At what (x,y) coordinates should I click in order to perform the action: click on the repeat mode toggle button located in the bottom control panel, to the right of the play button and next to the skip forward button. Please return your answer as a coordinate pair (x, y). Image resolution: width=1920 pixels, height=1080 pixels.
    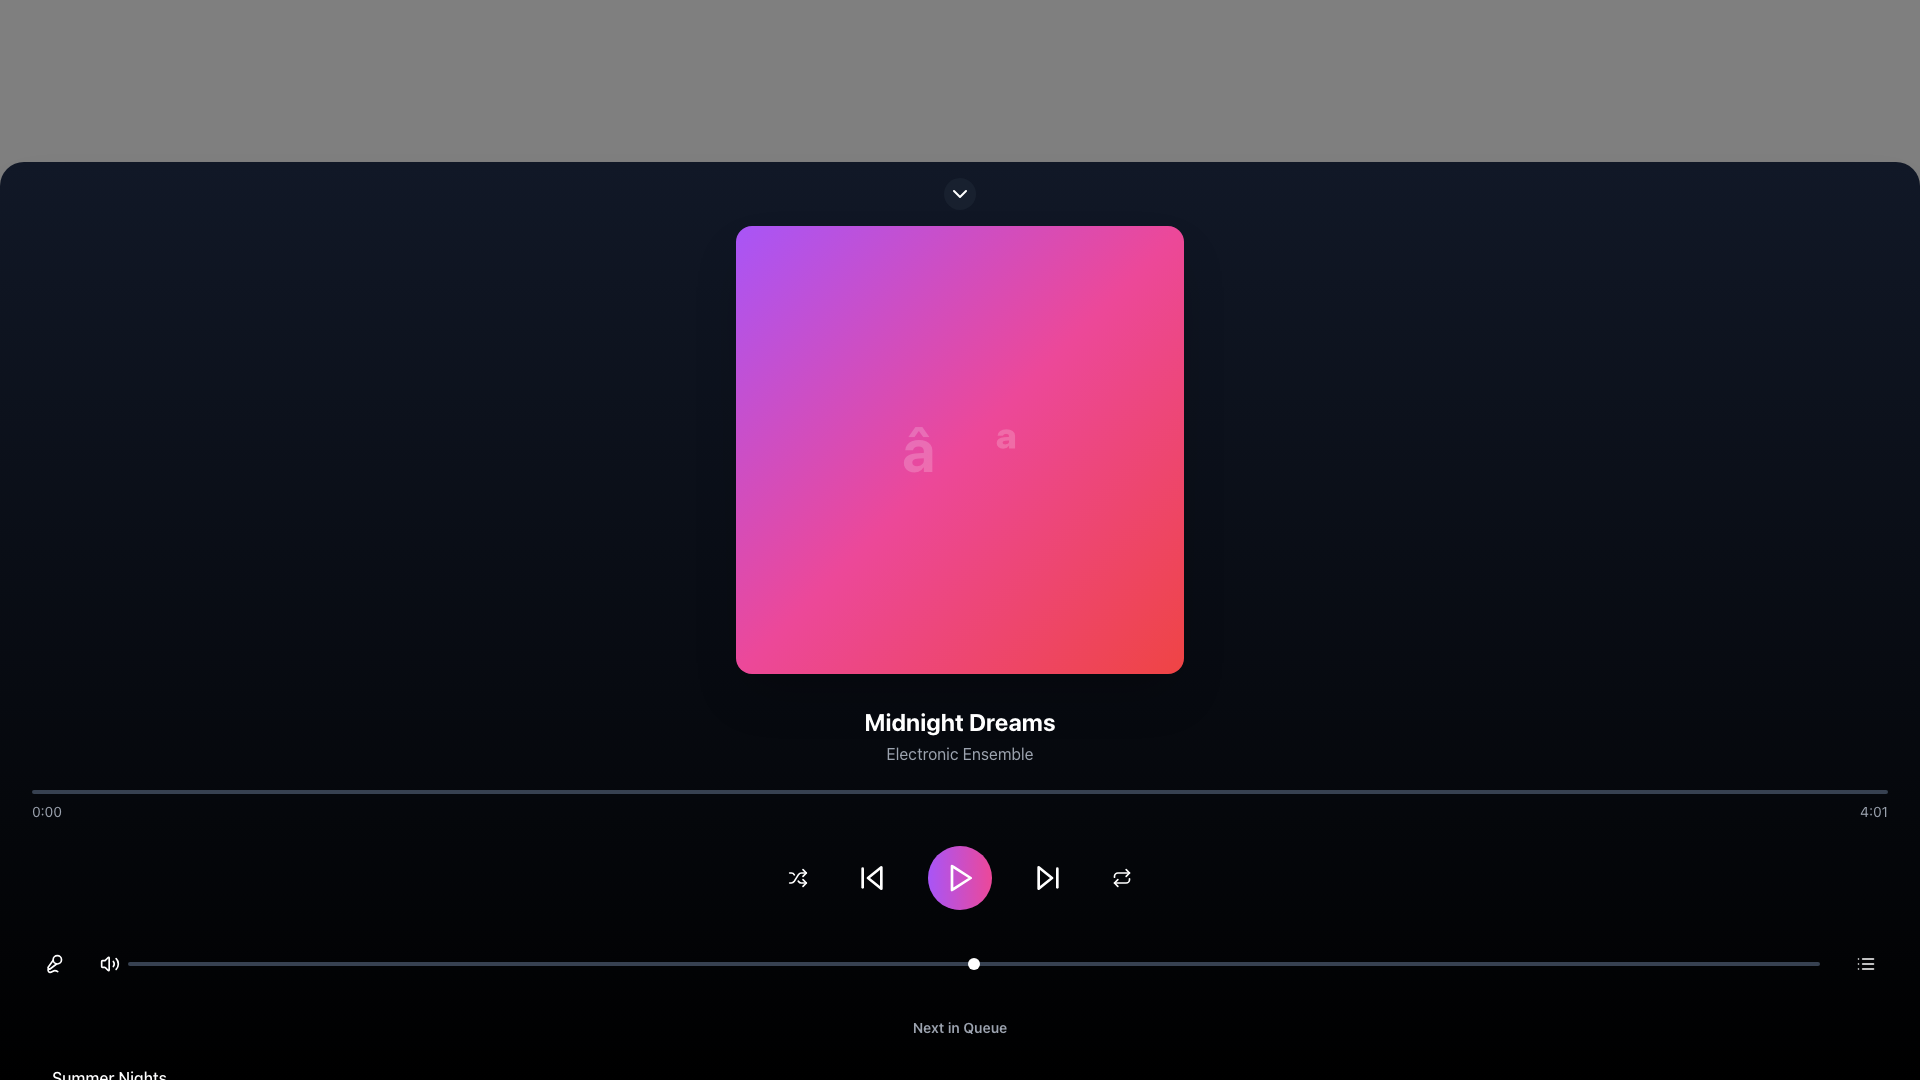
    Looking at the image, I should click on (1122, 877).